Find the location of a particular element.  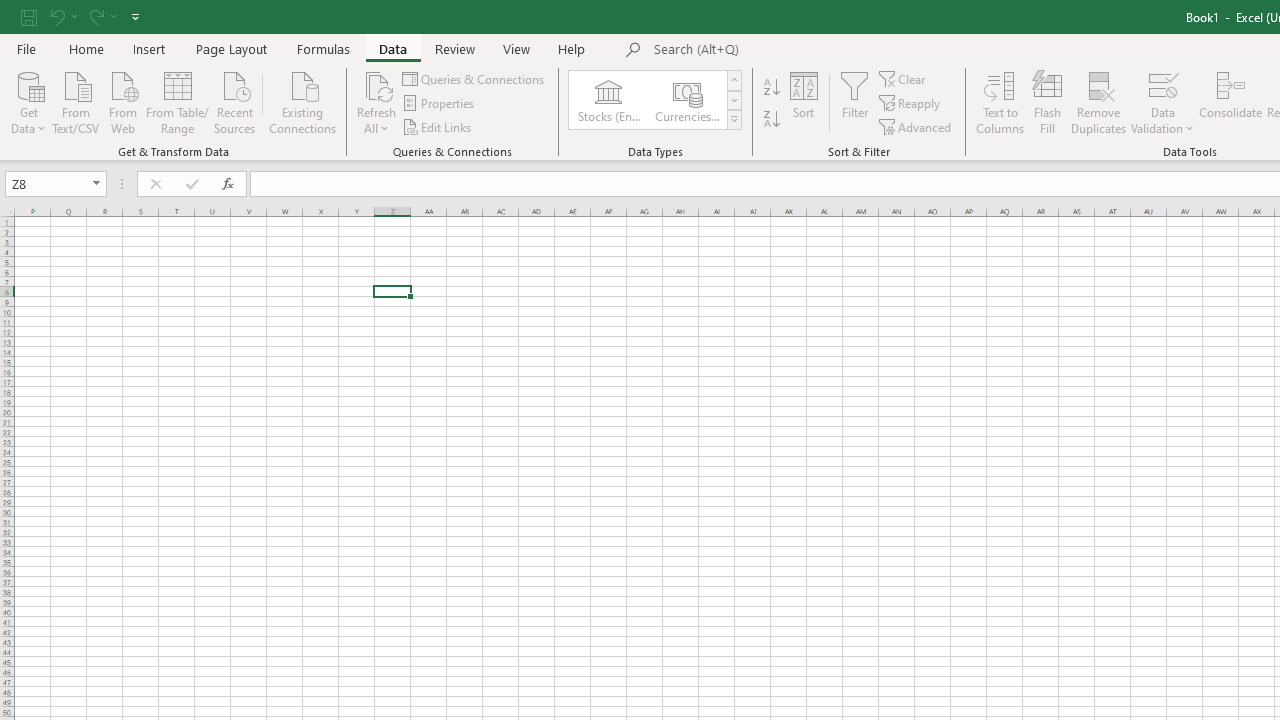

'File Tab' is located at coordinates (26, 47).